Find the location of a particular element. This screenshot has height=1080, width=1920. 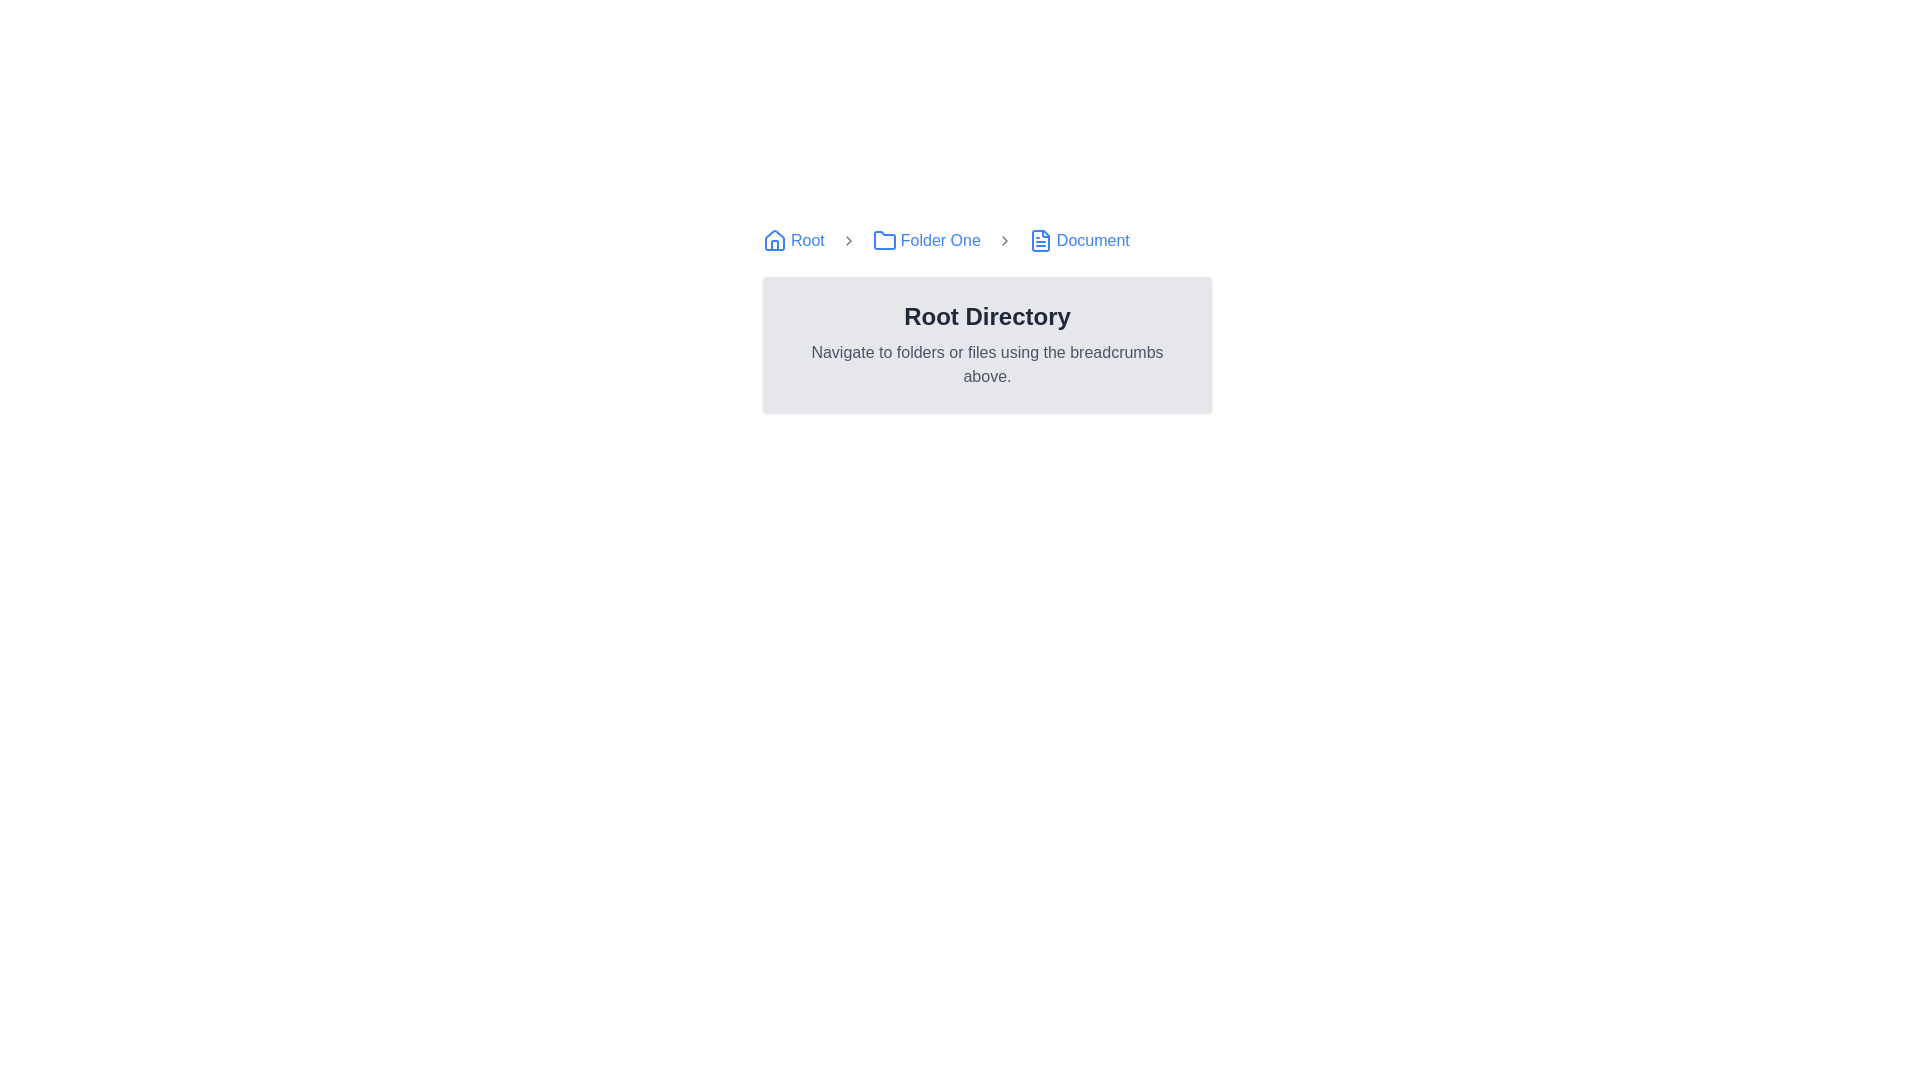

the Breadcrumb Navigation Component located at the top-center of the interface is located at coordinates (987, 239).